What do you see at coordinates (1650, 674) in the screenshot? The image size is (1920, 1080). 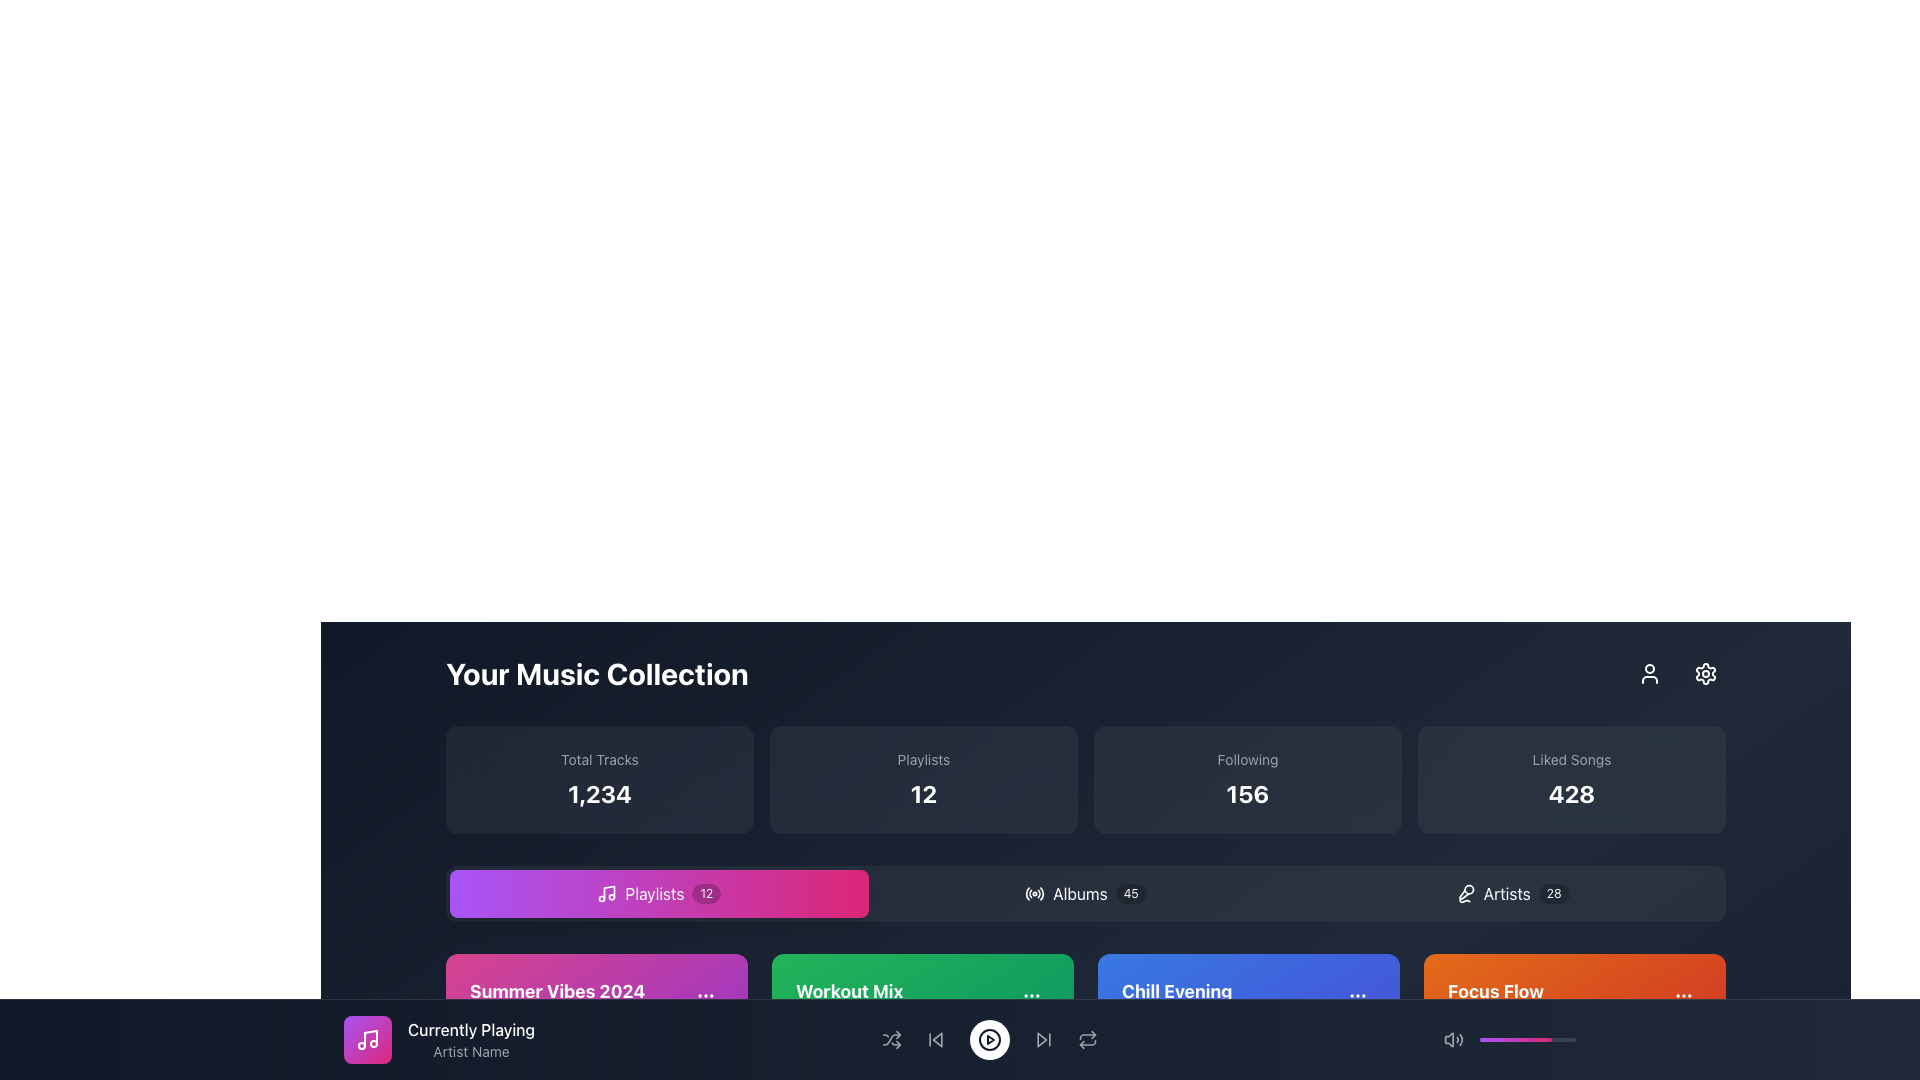 I see `the user icon, which is an outline of a person in white on a dark background, located in the upper-right corner of the interface` at bounding box center [1650, 674].